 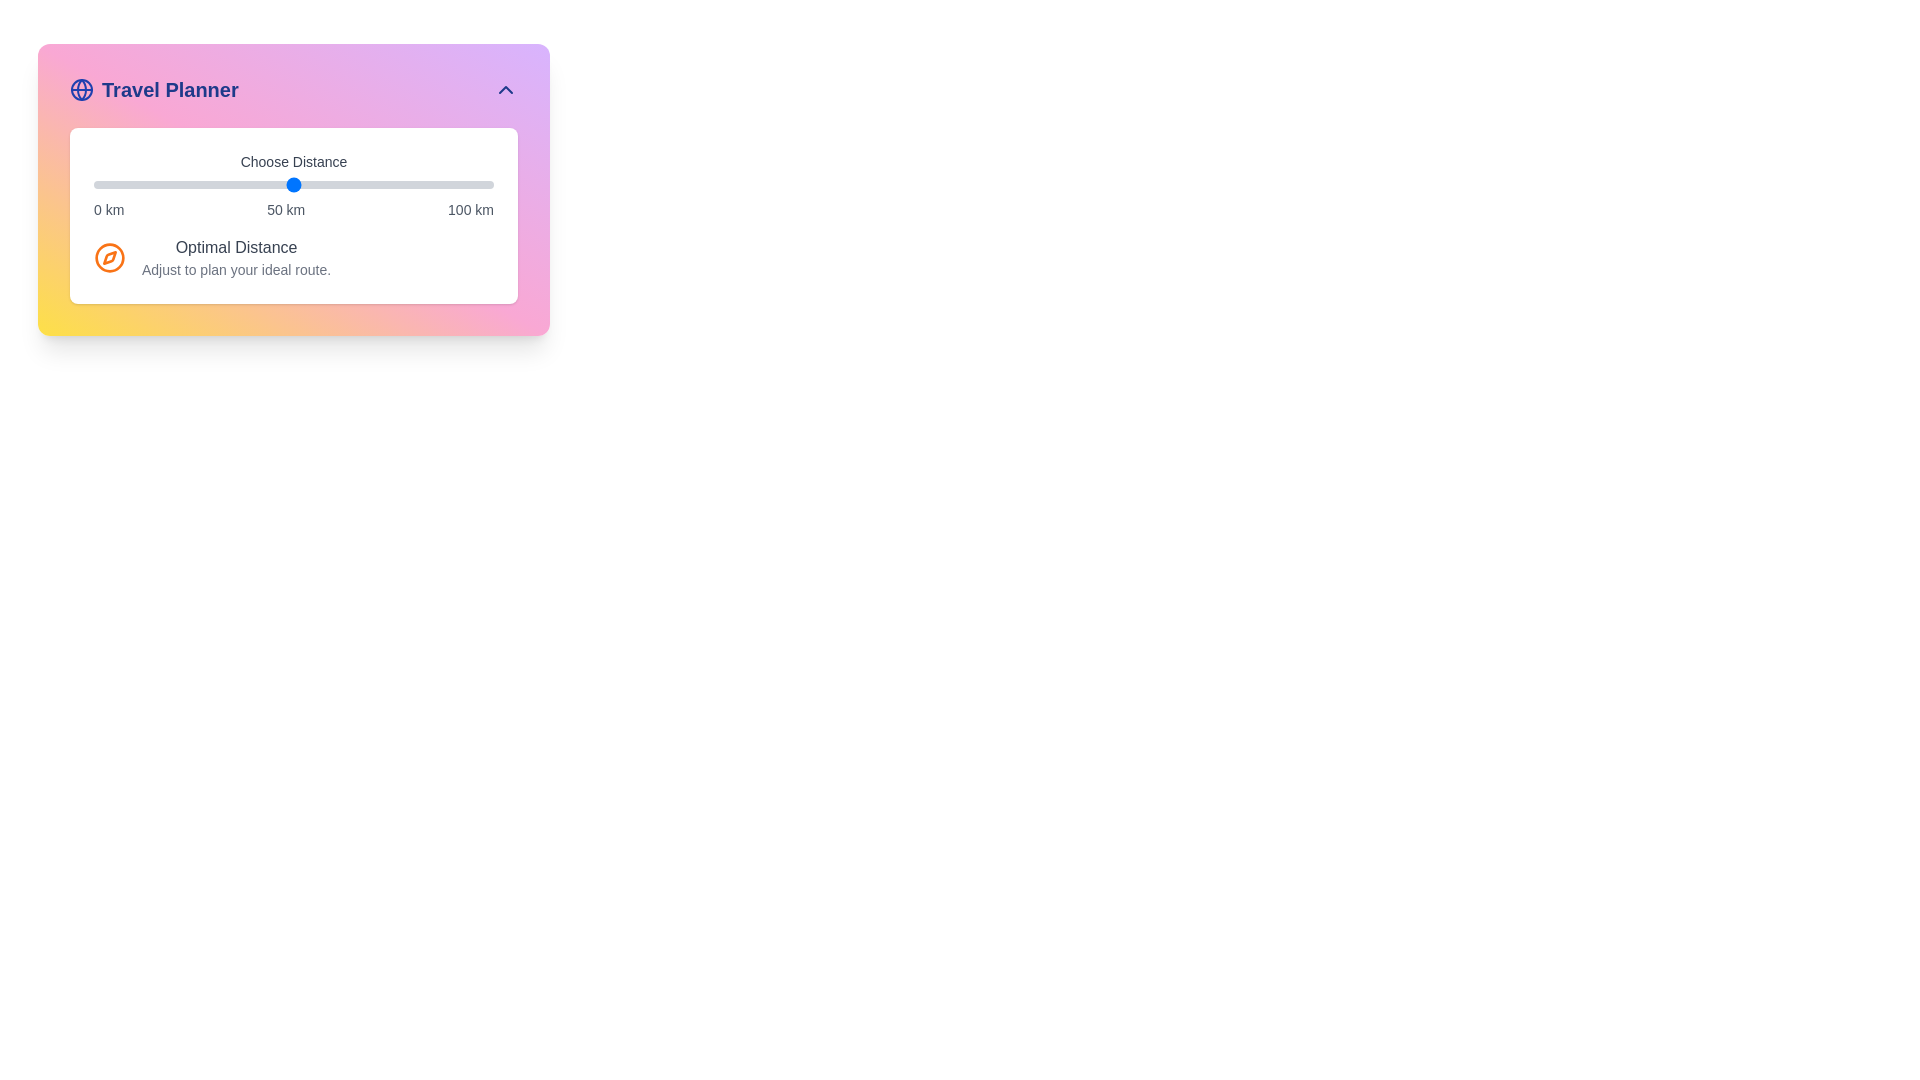 I want to click on the distance slider, so click(x=361, y=185).